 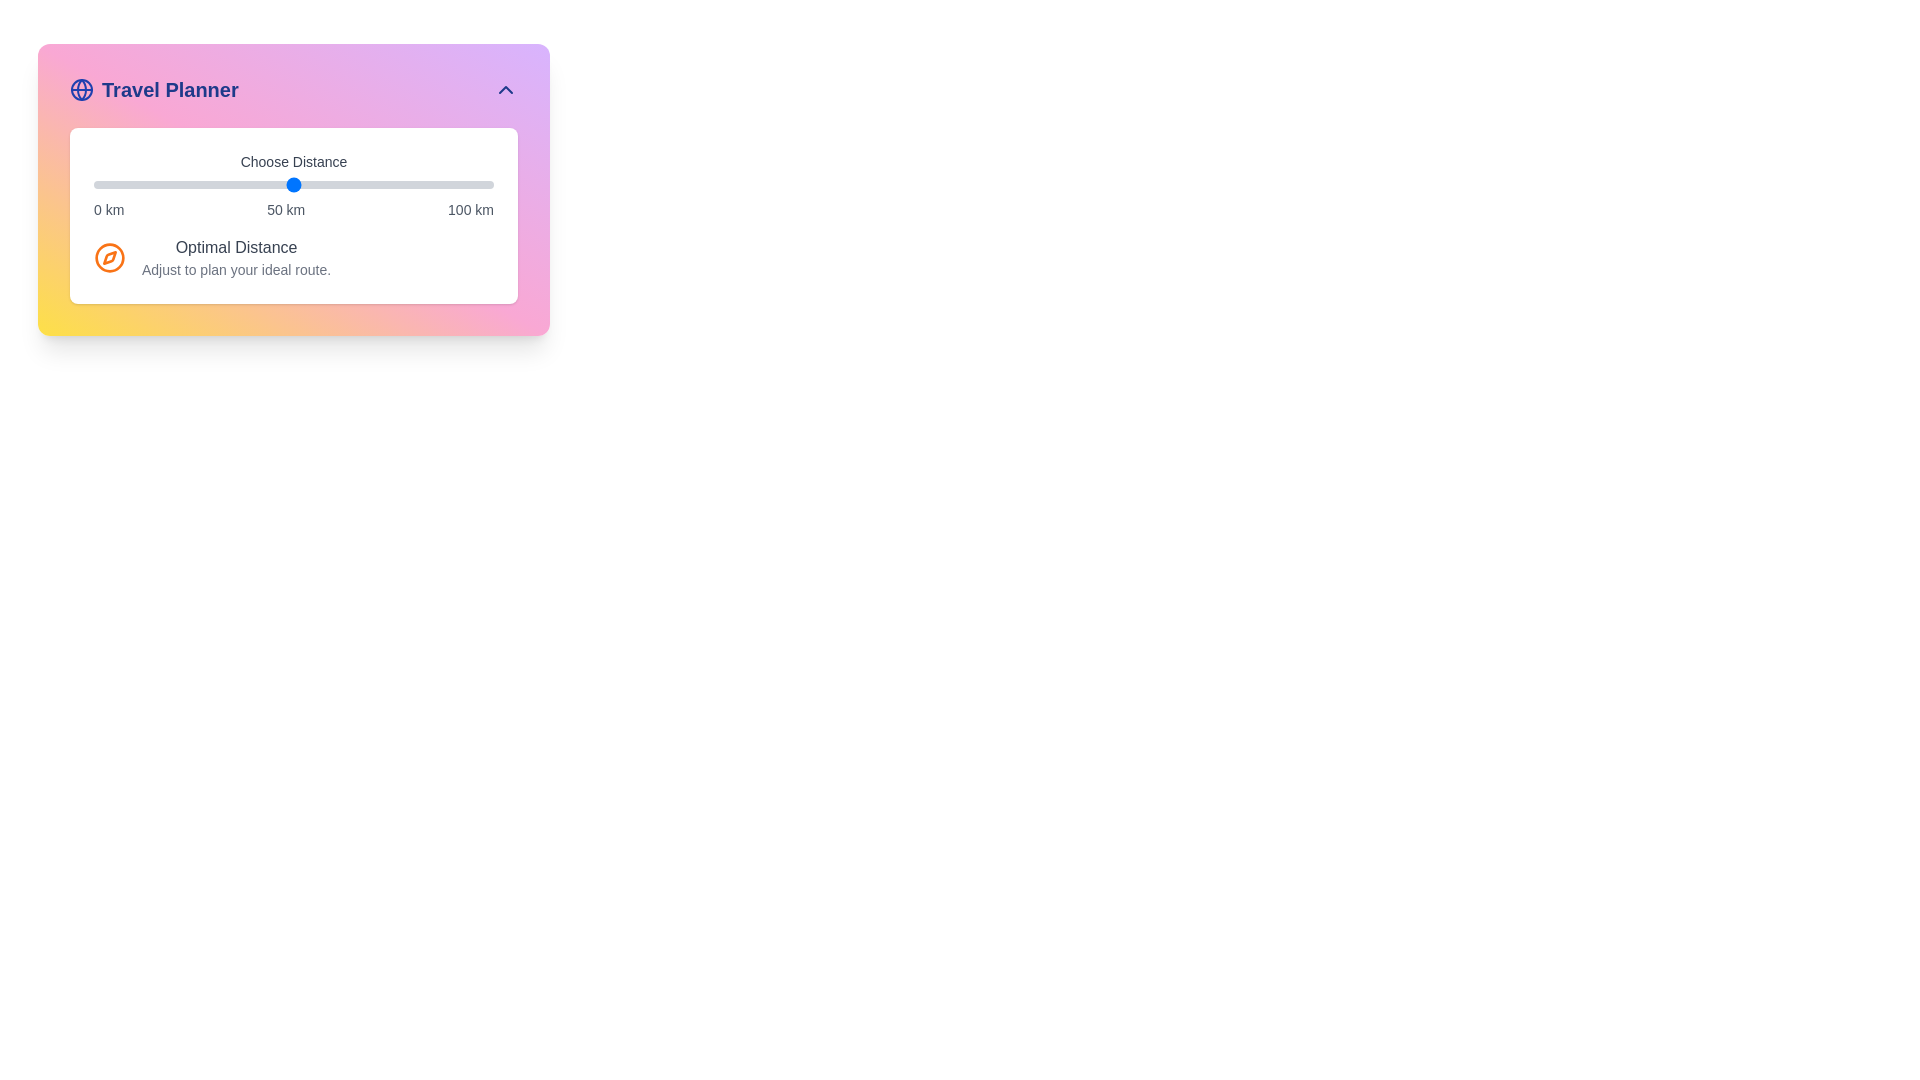 I want to click on the distance slider, so click(x=361, y=185).